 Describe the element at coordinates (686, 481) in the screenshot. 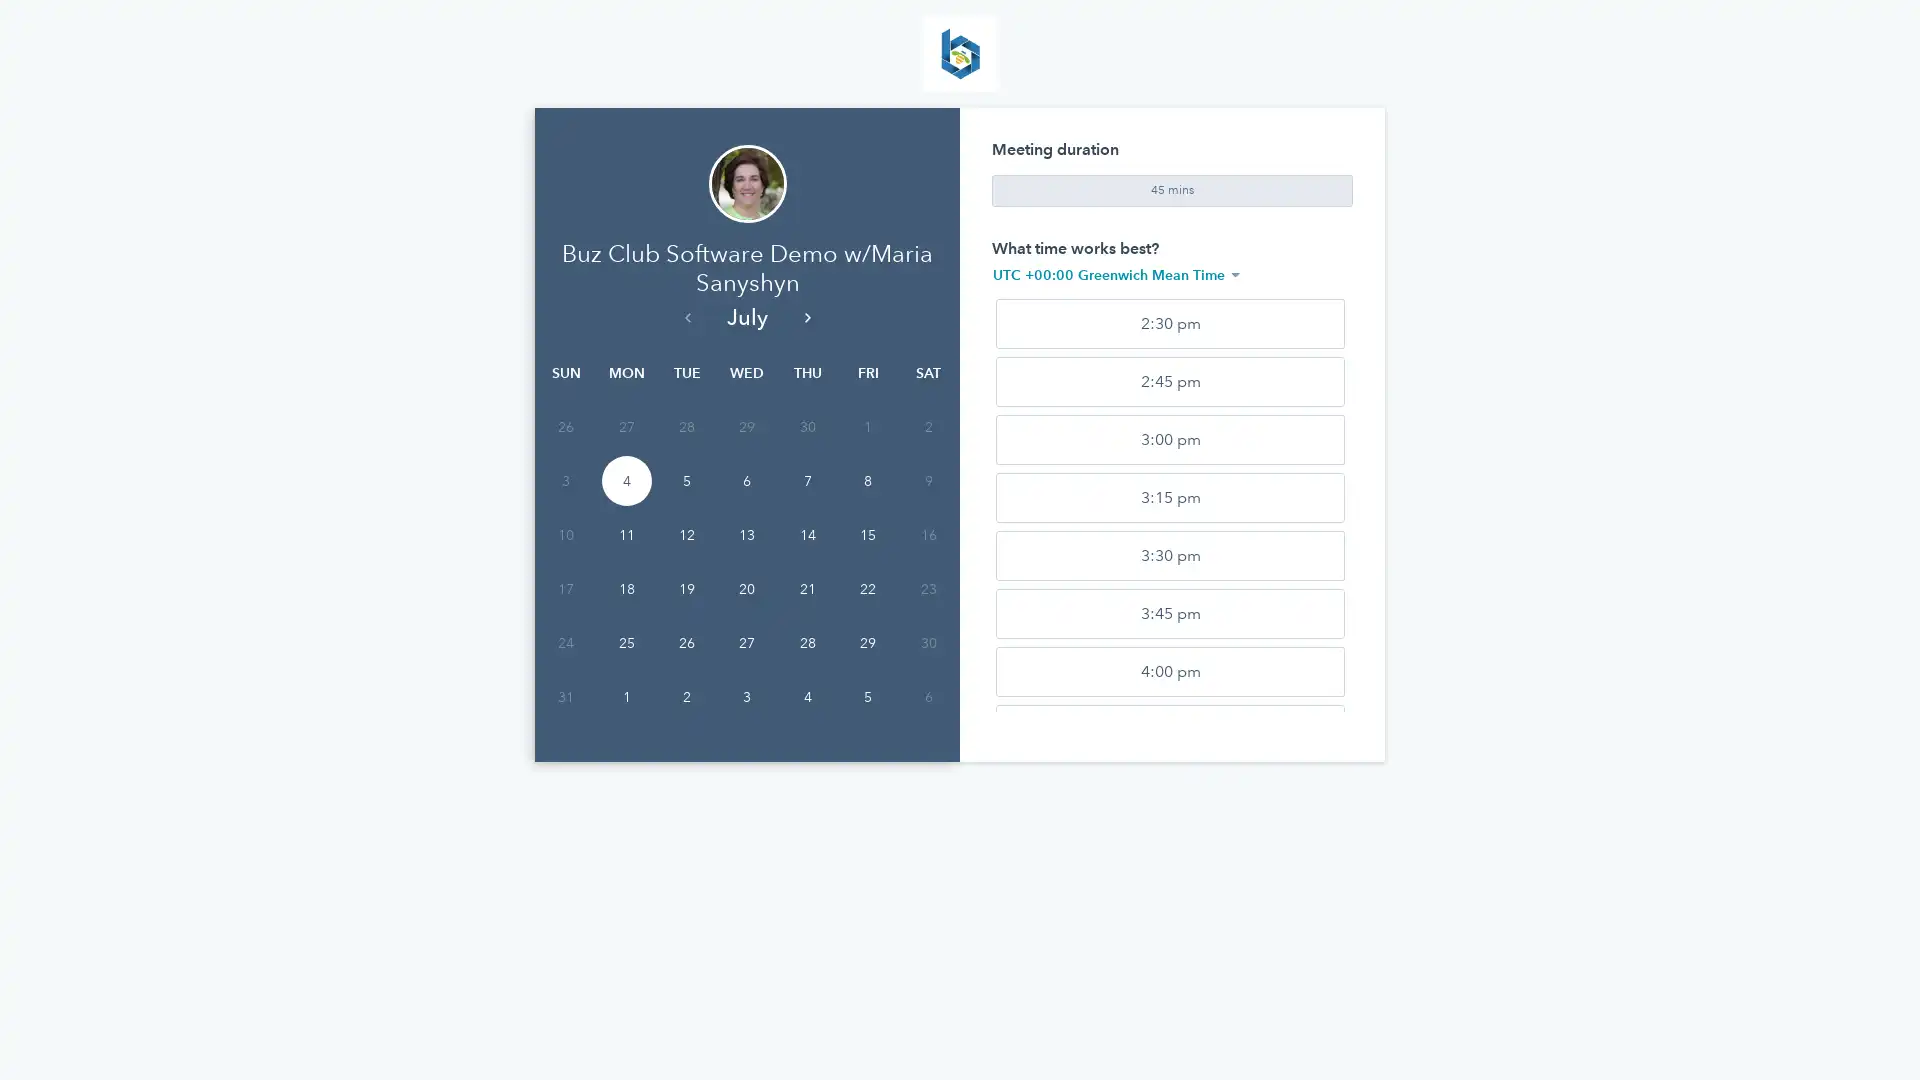

I see `July 5th` at that location.